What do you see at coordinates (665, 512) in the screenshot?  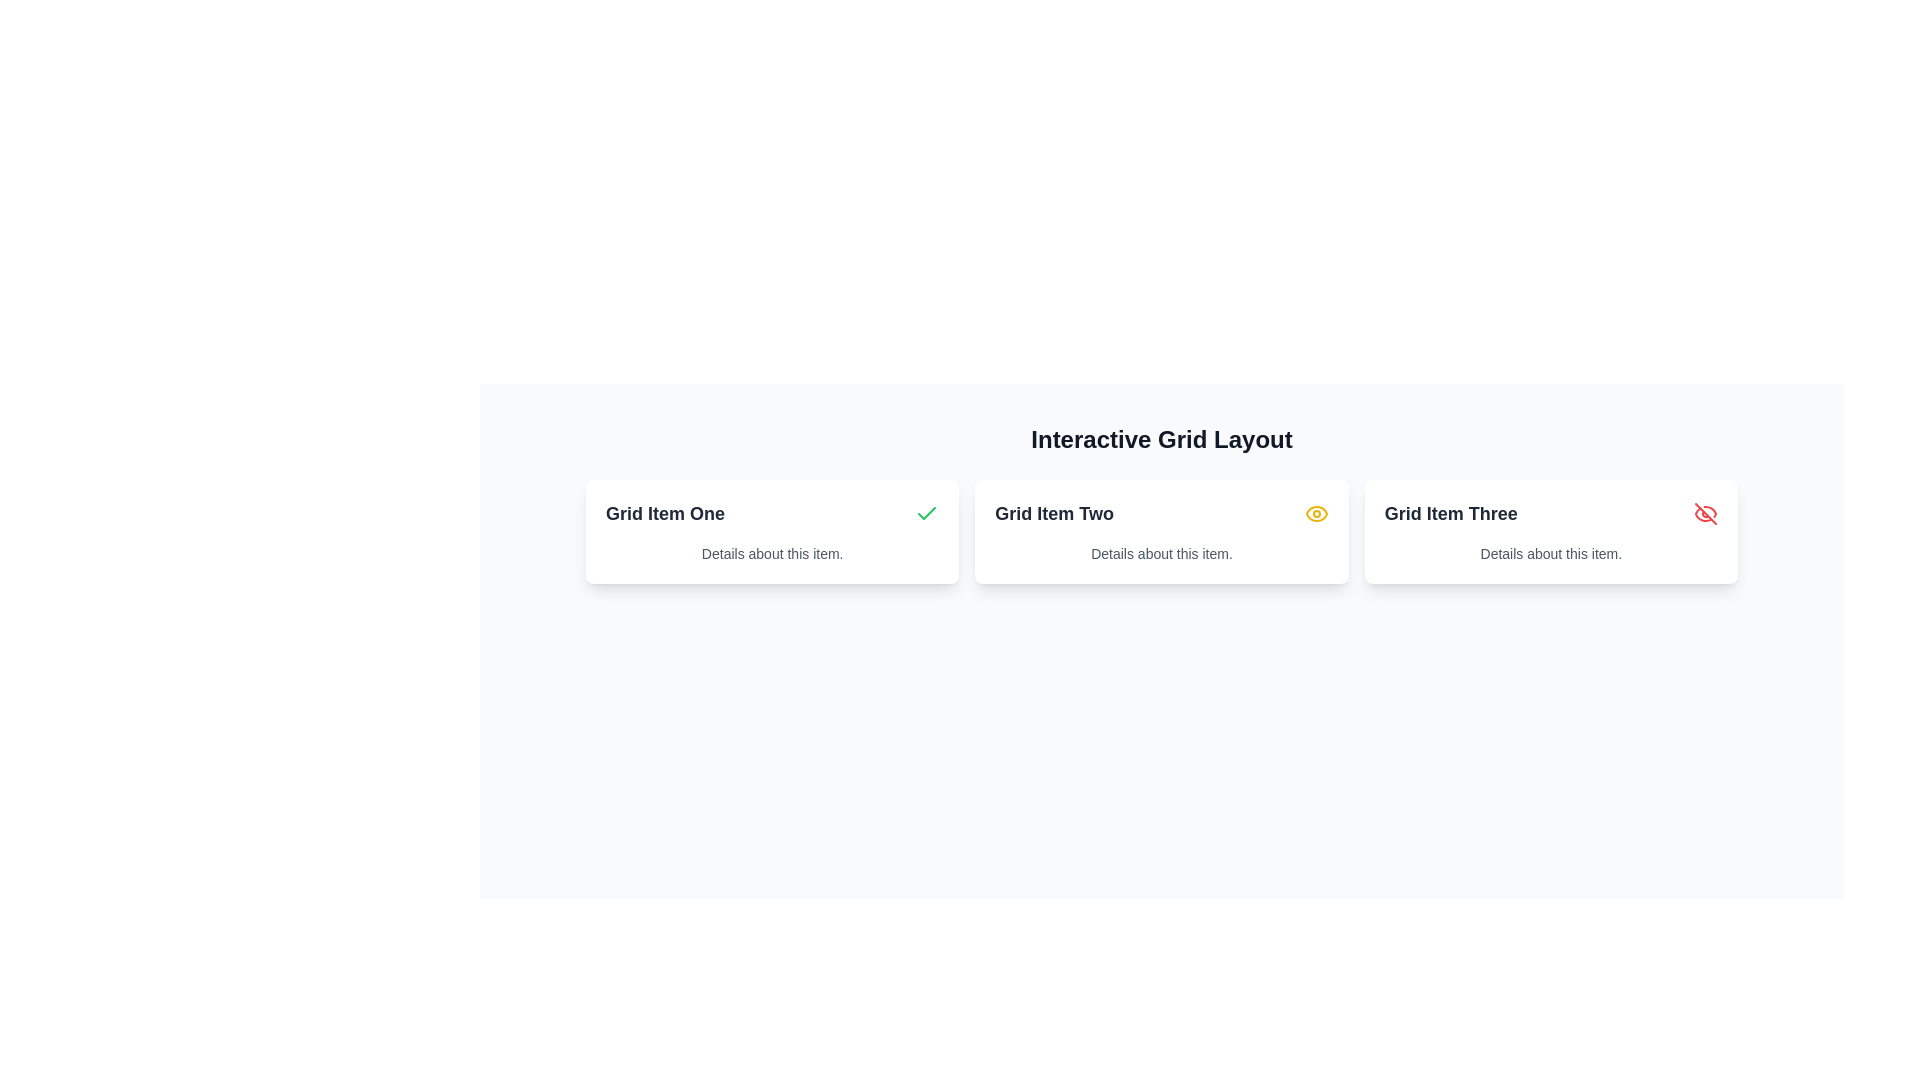 I see `the text label that represents the title of the first grid item, located to the left of a green check icon and above a description text` at bounding box center [665, 512].